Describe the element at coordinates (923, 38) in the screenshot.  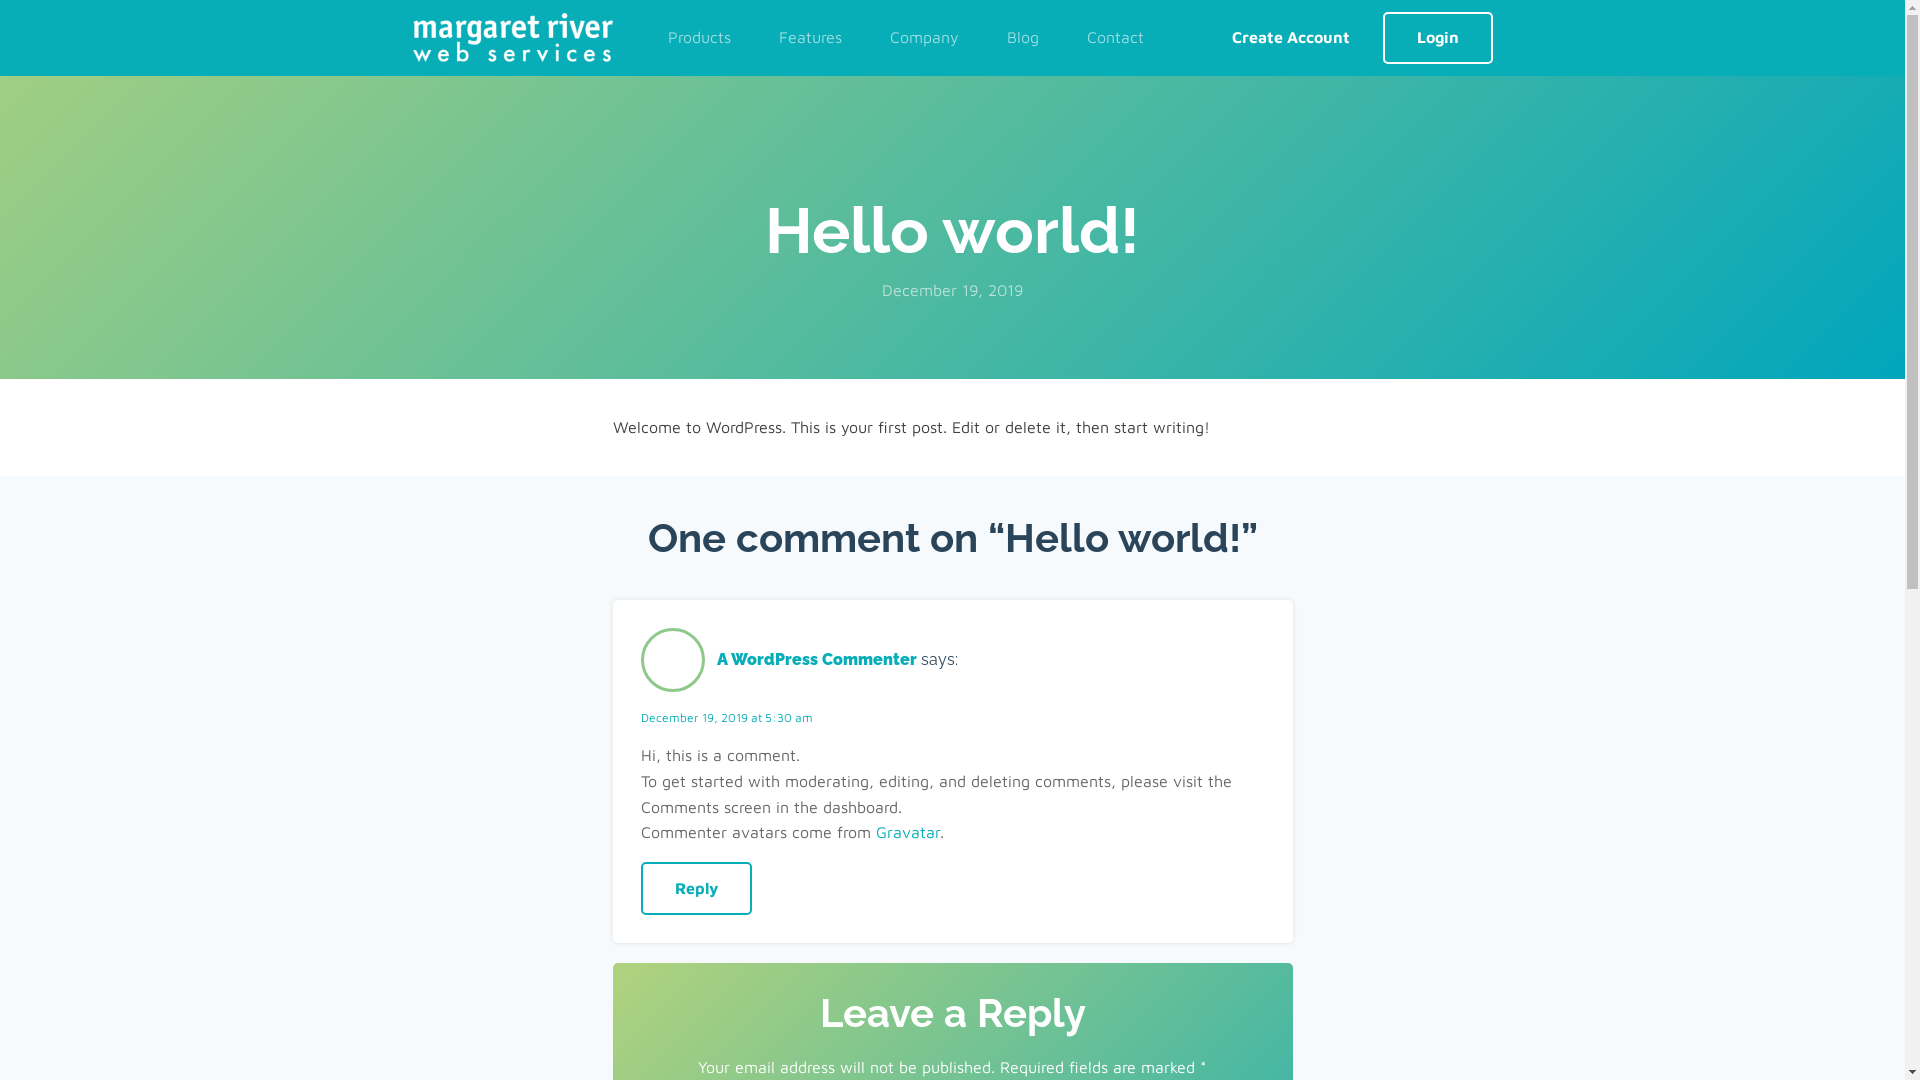
I see `'Company'` at that location.